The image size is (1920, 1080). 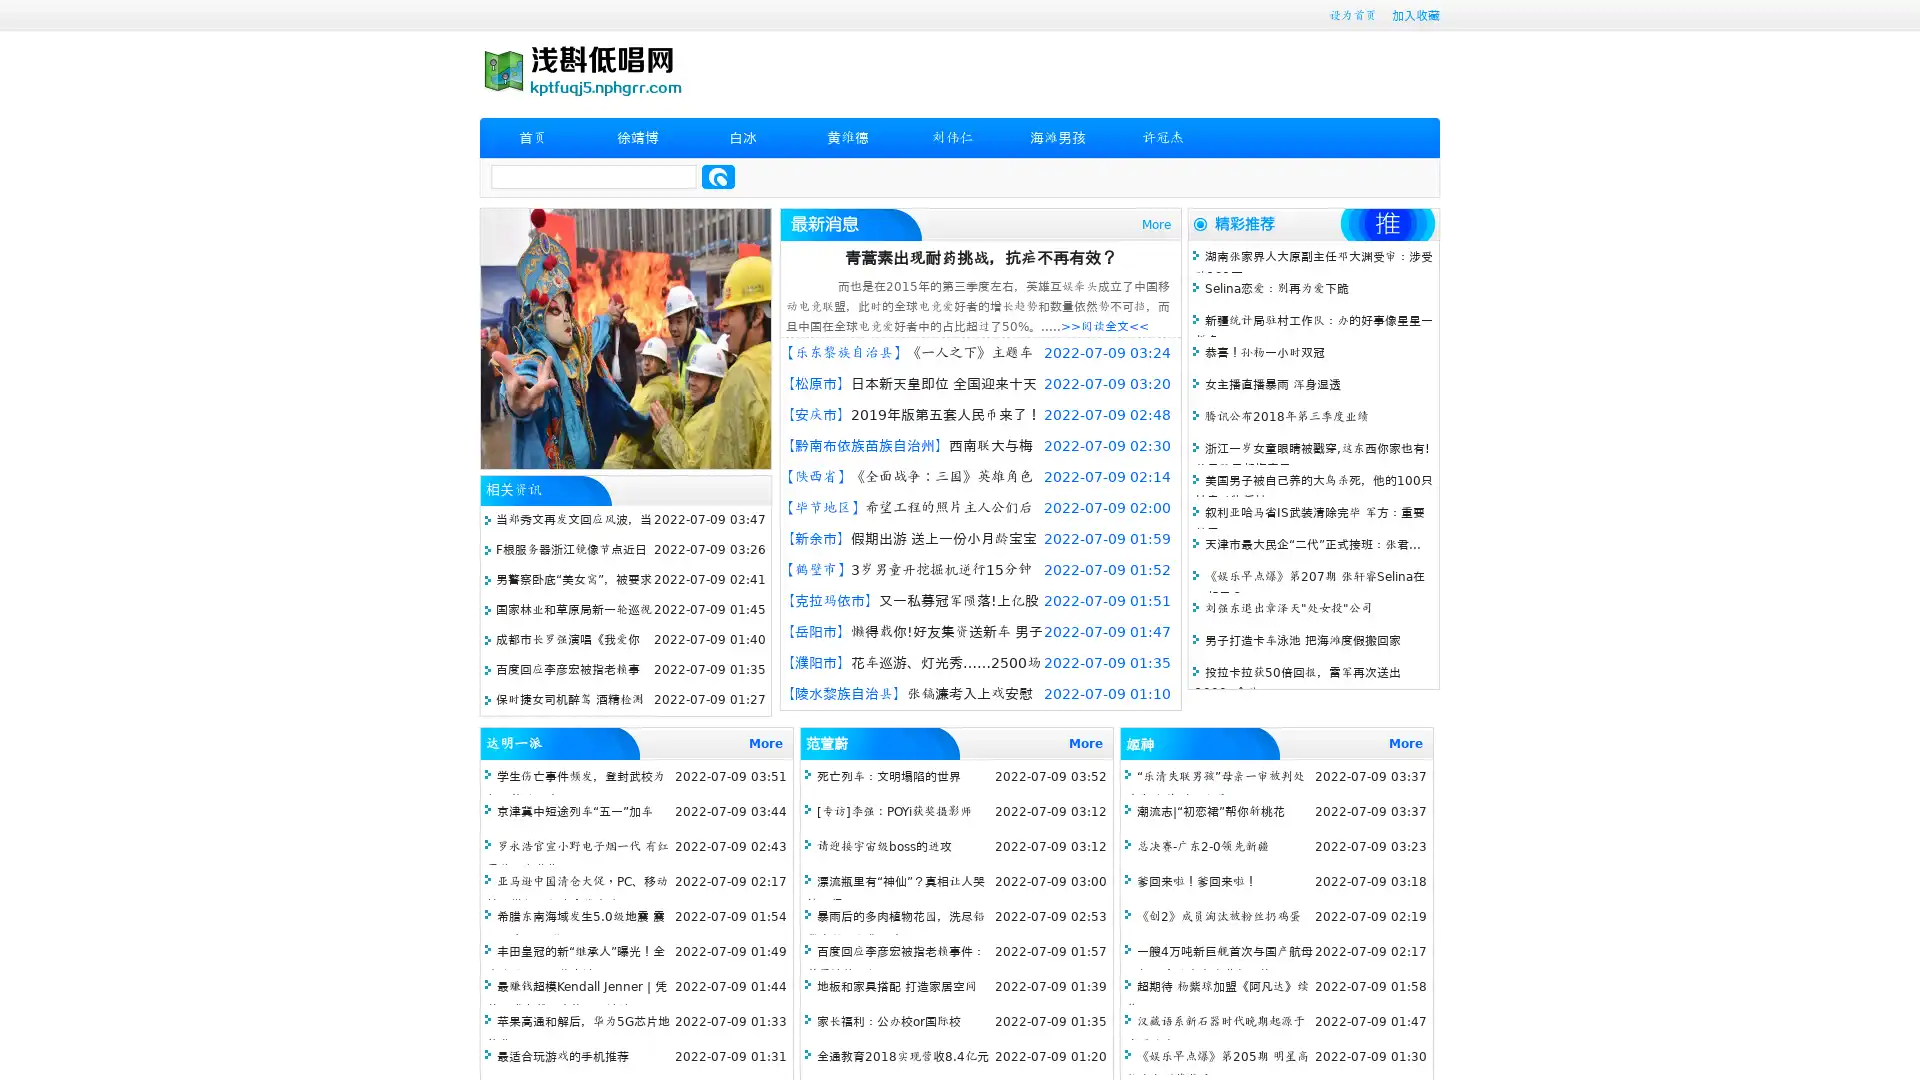 I want to click on Search, so click(x=718, y=176).